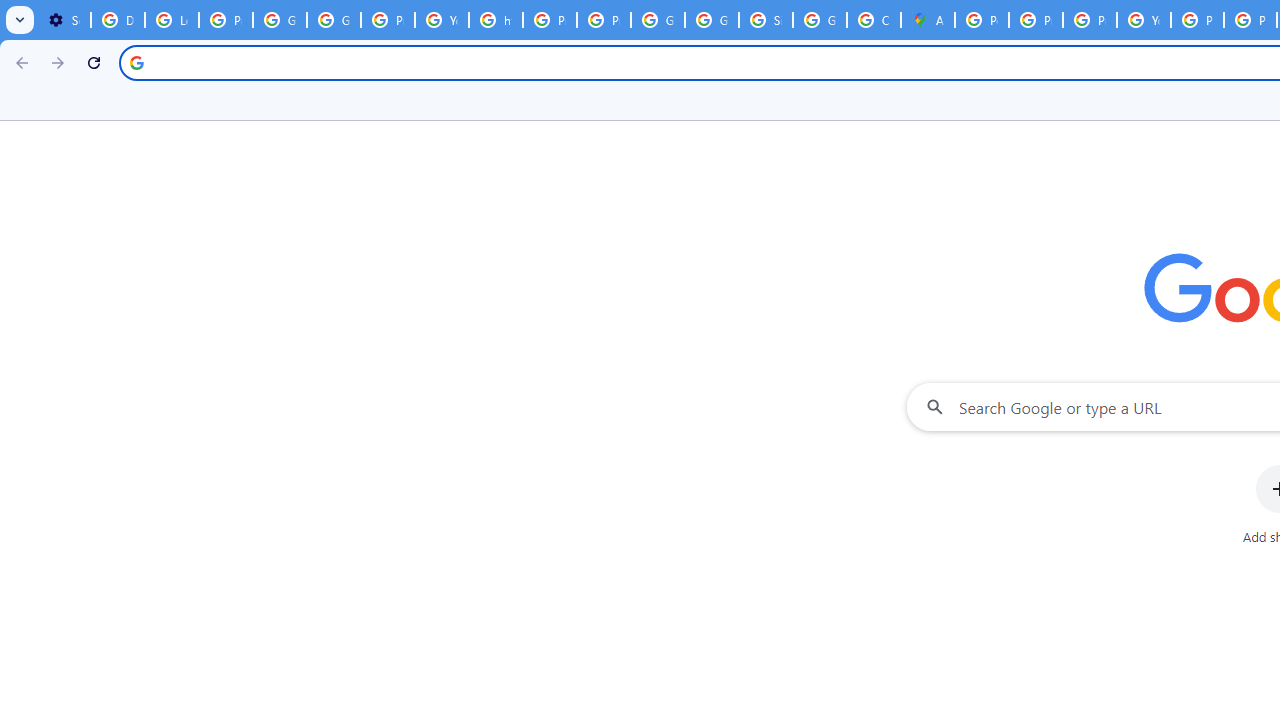  What do you see at coordinates (279, 20) in the screenshot?
I see `'Google Account Help'` at bounding box center [279, 20].